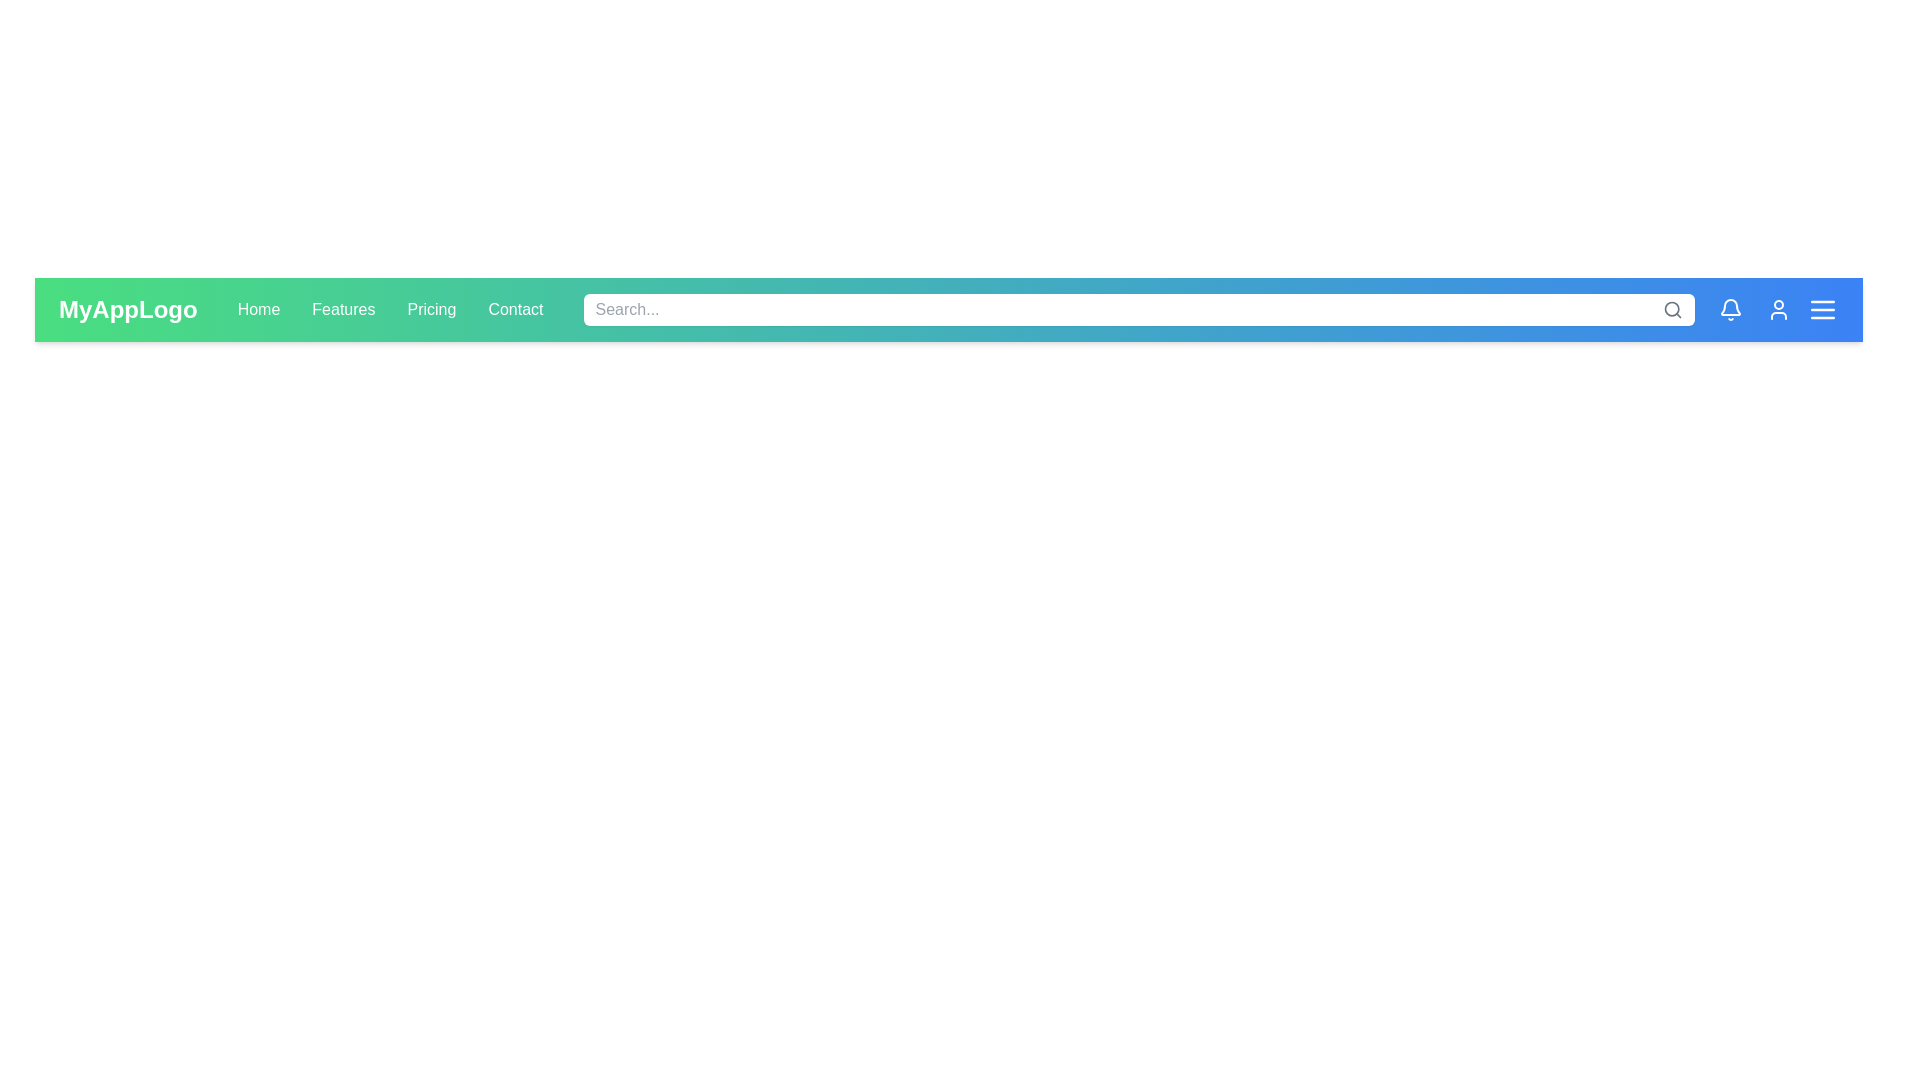 The image size is (1920, 1080). What do you see at coordinates (1672, 309) in the screenshot?
I see `the circular part of the magnifying glass icon located in the blue navbar to focus on the associated search bar` at bounding box center [1672, 309].